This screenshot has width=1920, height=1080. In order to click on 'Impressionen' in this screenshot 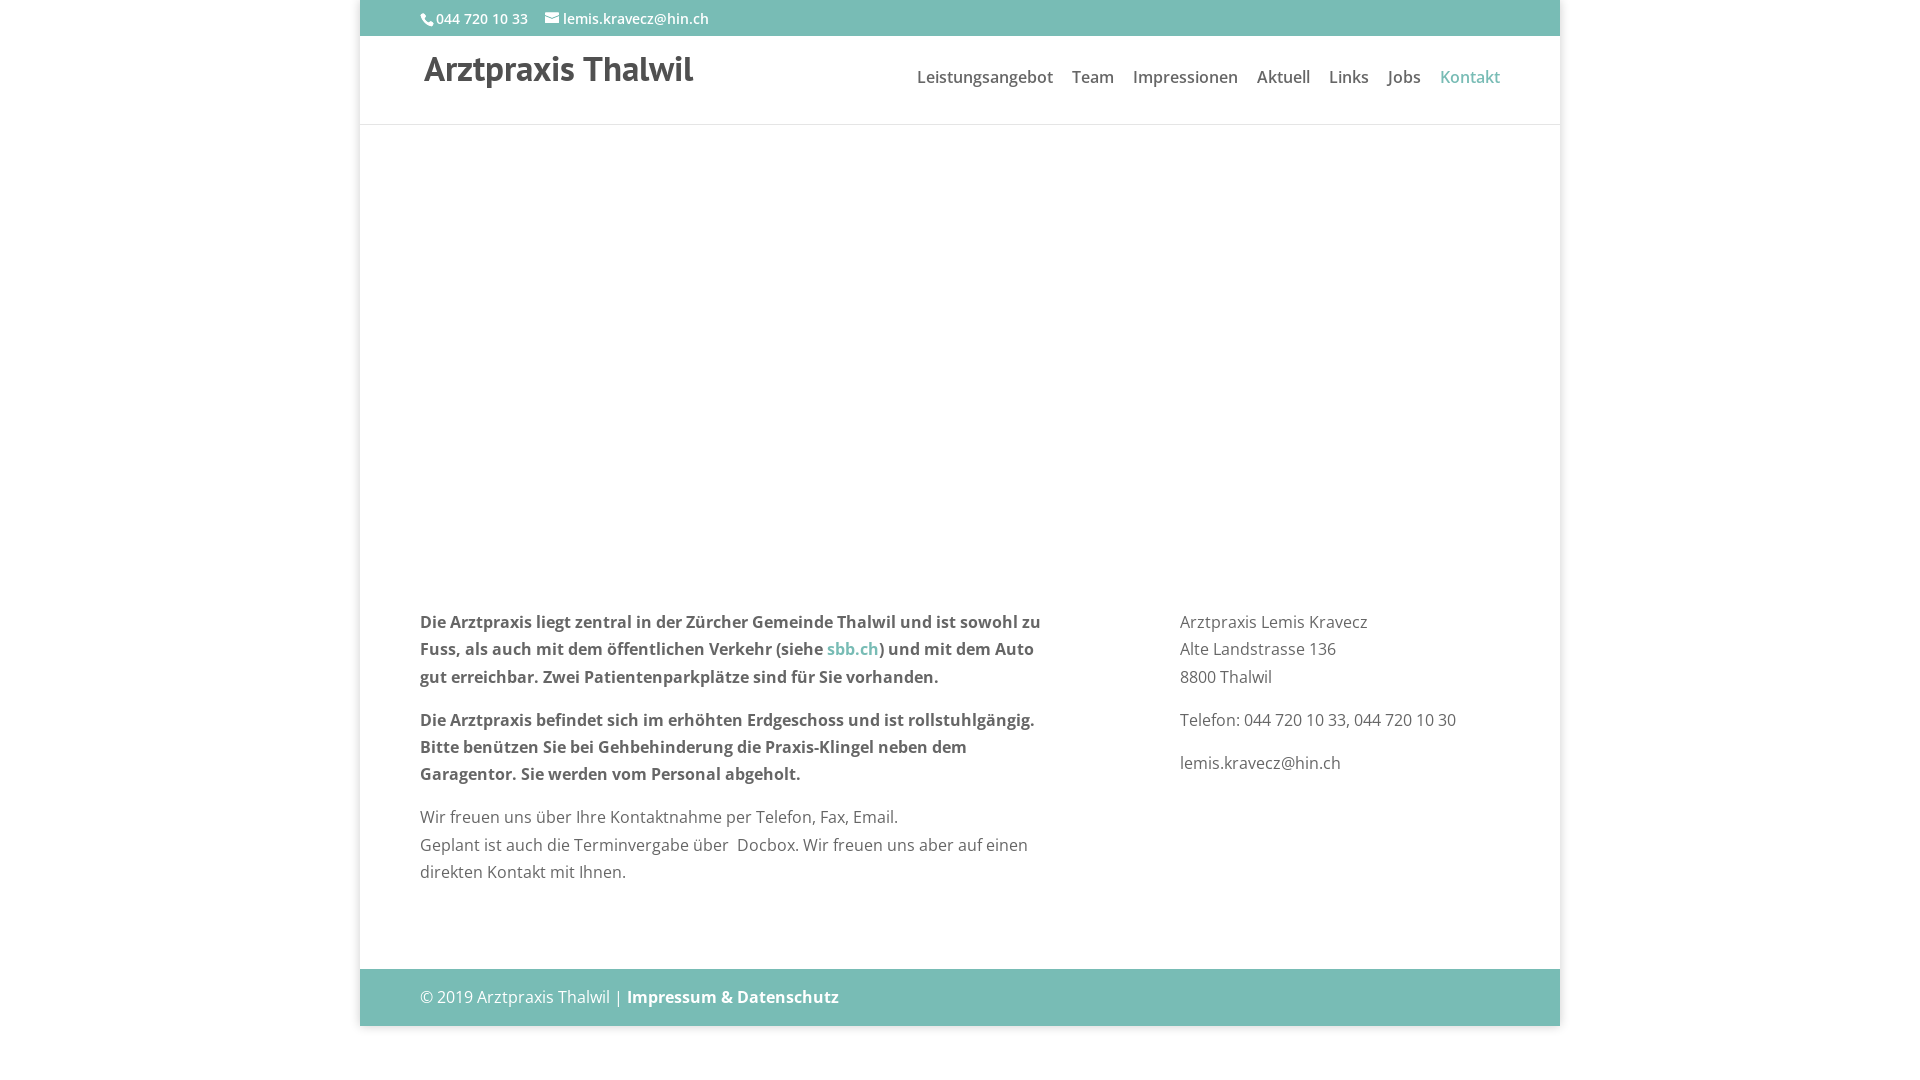, I will do `click(1185, 96)`.